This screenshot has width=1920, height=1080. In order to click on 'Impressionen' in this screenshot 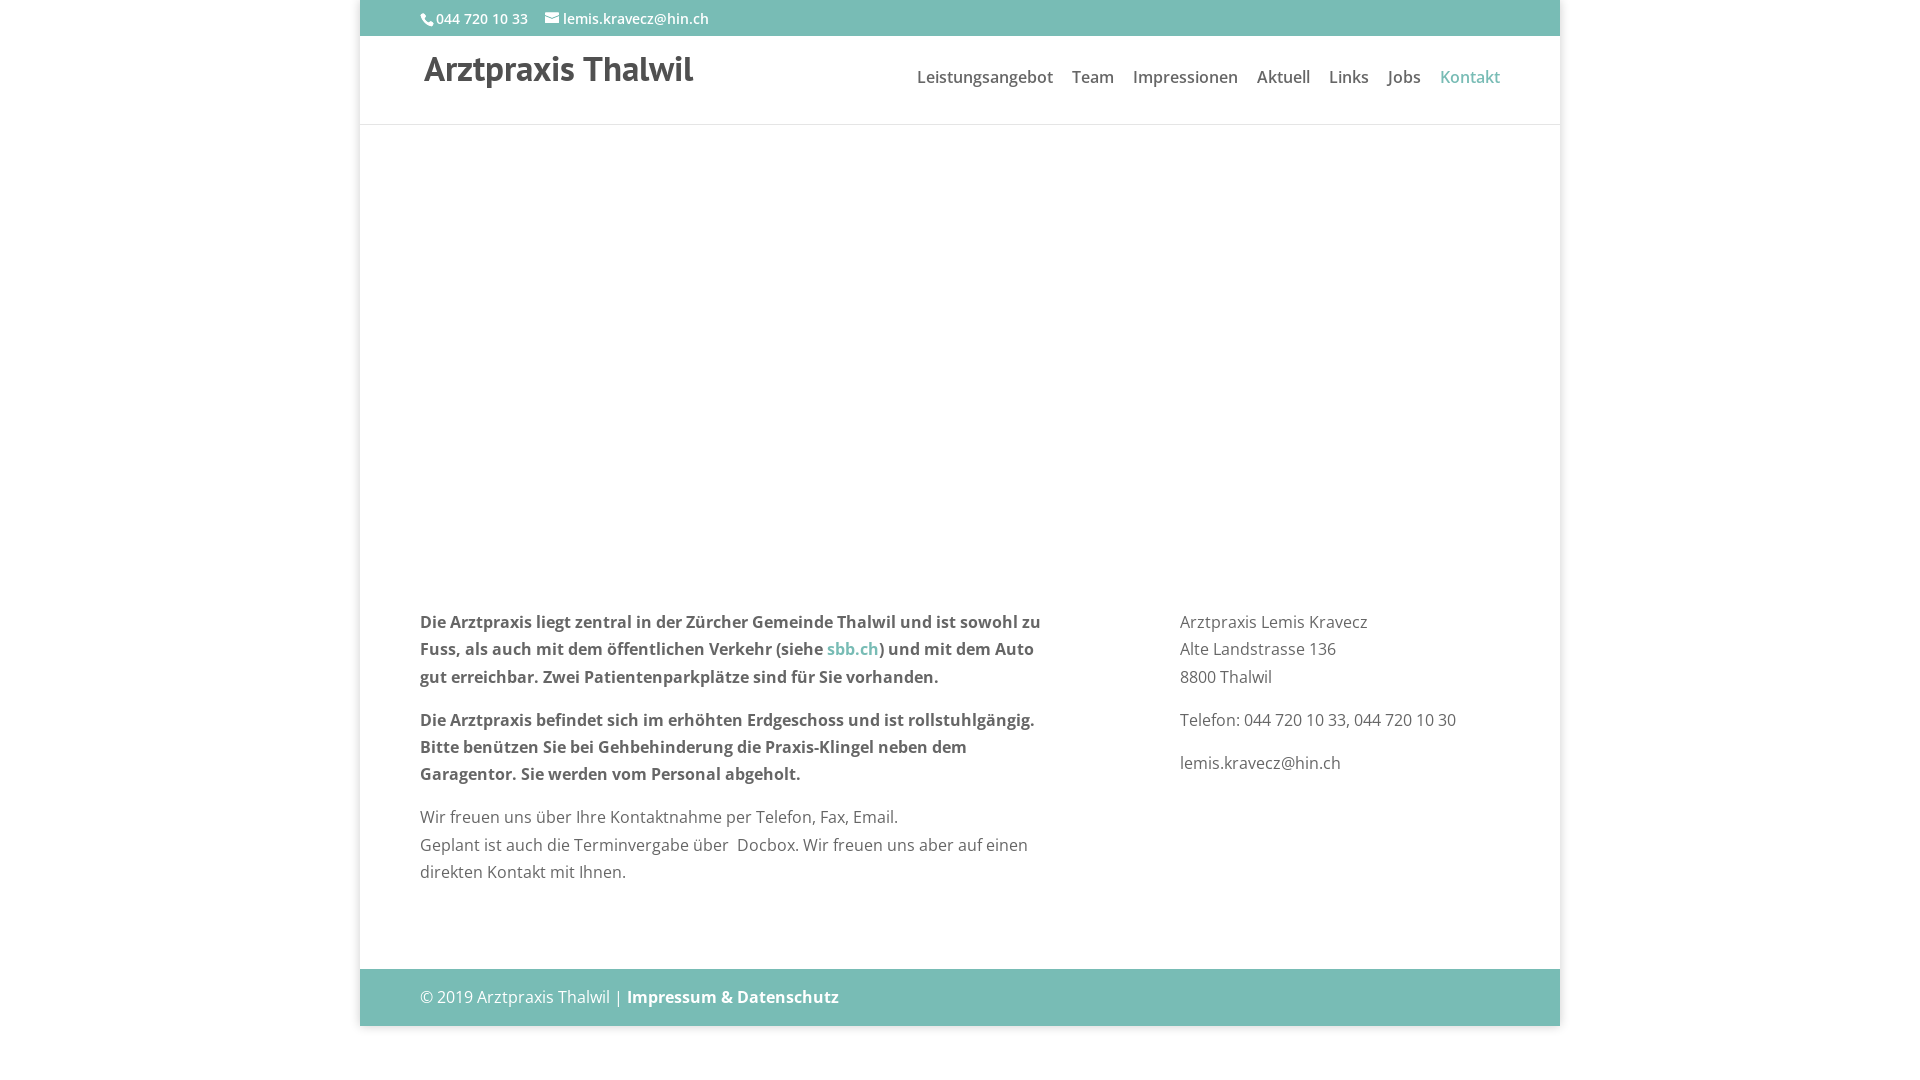, I will do `click(1185, 96)`.